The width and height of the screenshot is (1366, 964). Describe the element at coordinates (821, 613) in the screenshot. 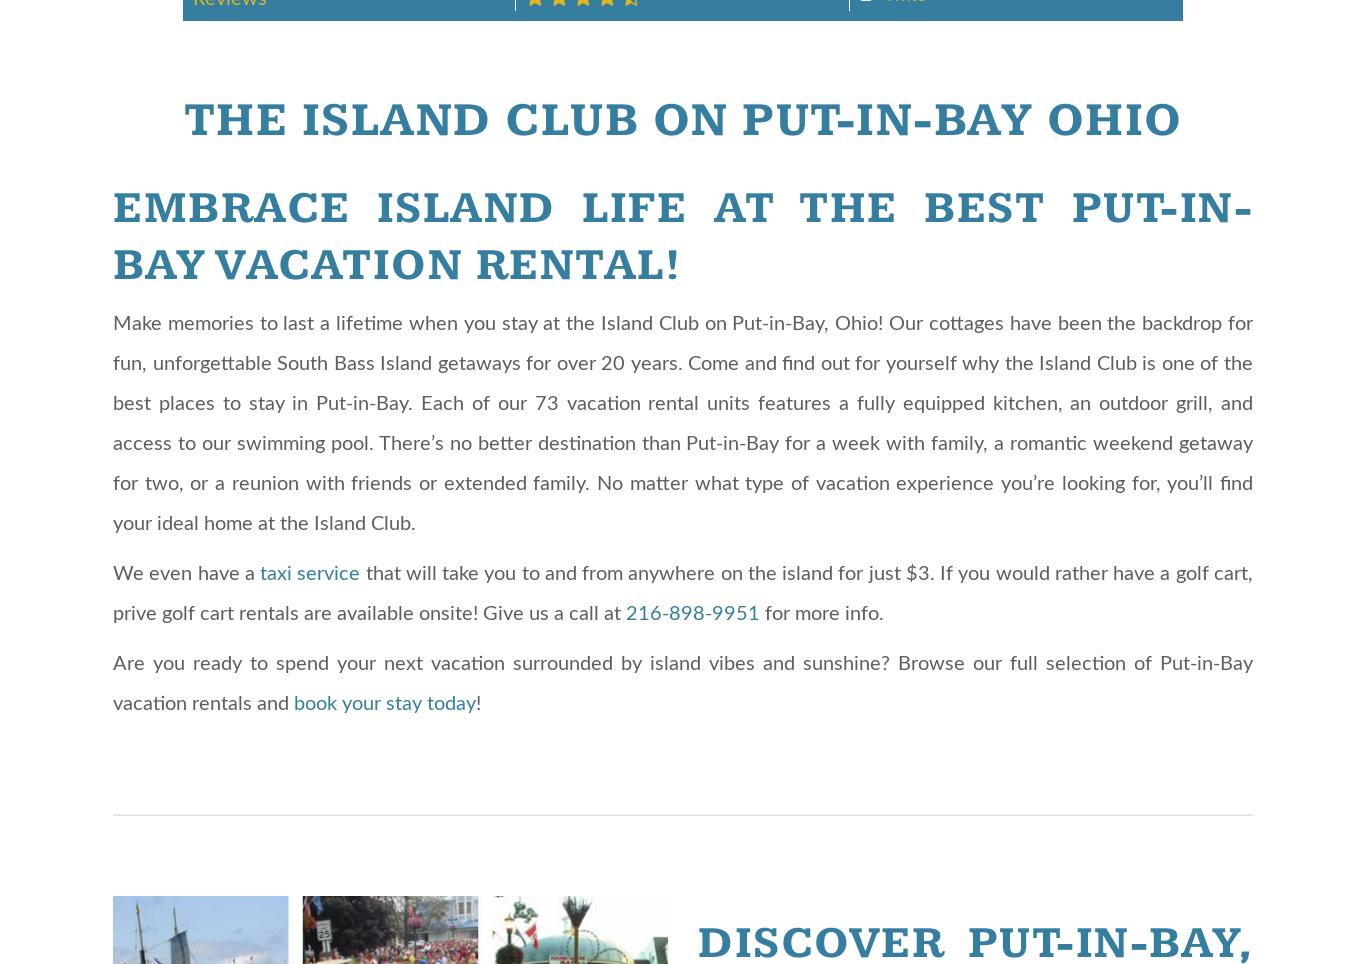

I see `'for more info.'` at that location.